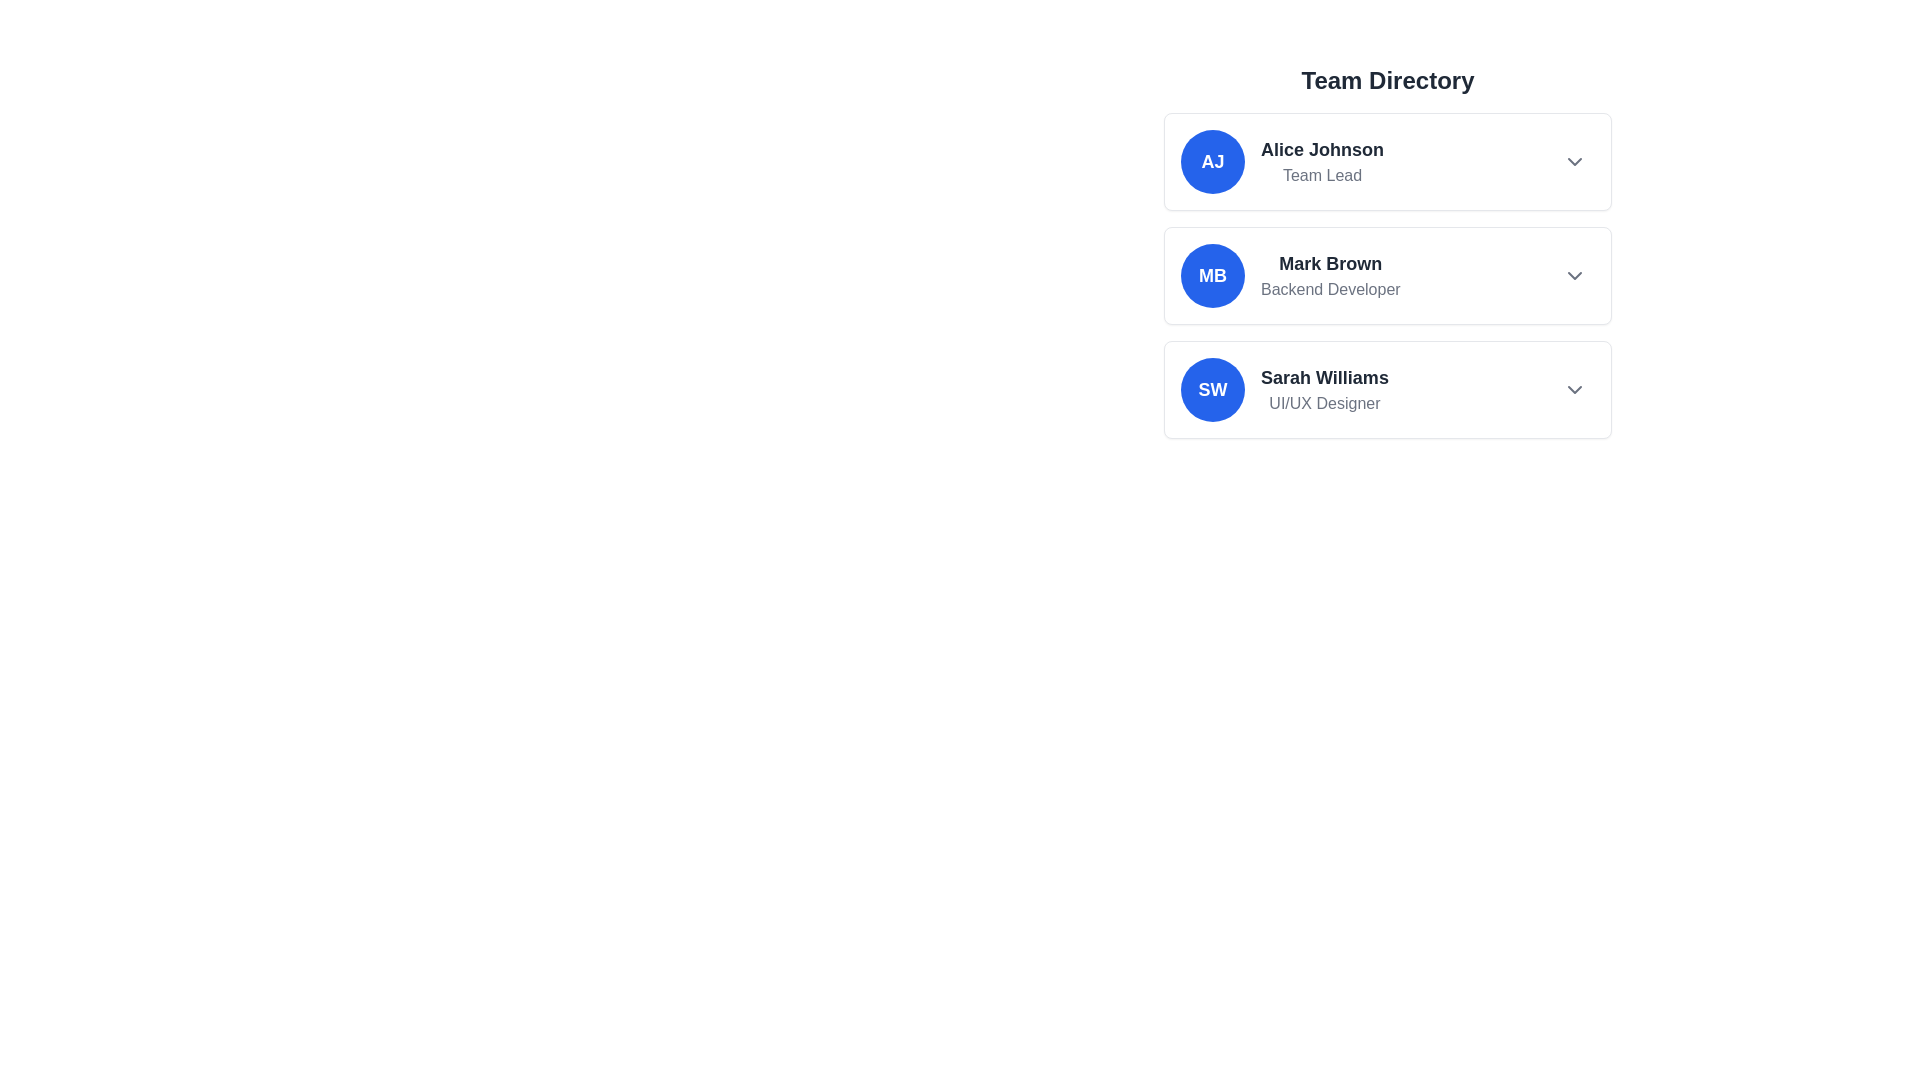 The width and height of the screenshot is (1920, 1080). Describe the element at coordinates (1290, 276) in the screenshot. I see `the second profile entry in the team member list, displaying the initials 'MB', located between 'Alice Johnson' and 'Sarah Williams'` at that location.